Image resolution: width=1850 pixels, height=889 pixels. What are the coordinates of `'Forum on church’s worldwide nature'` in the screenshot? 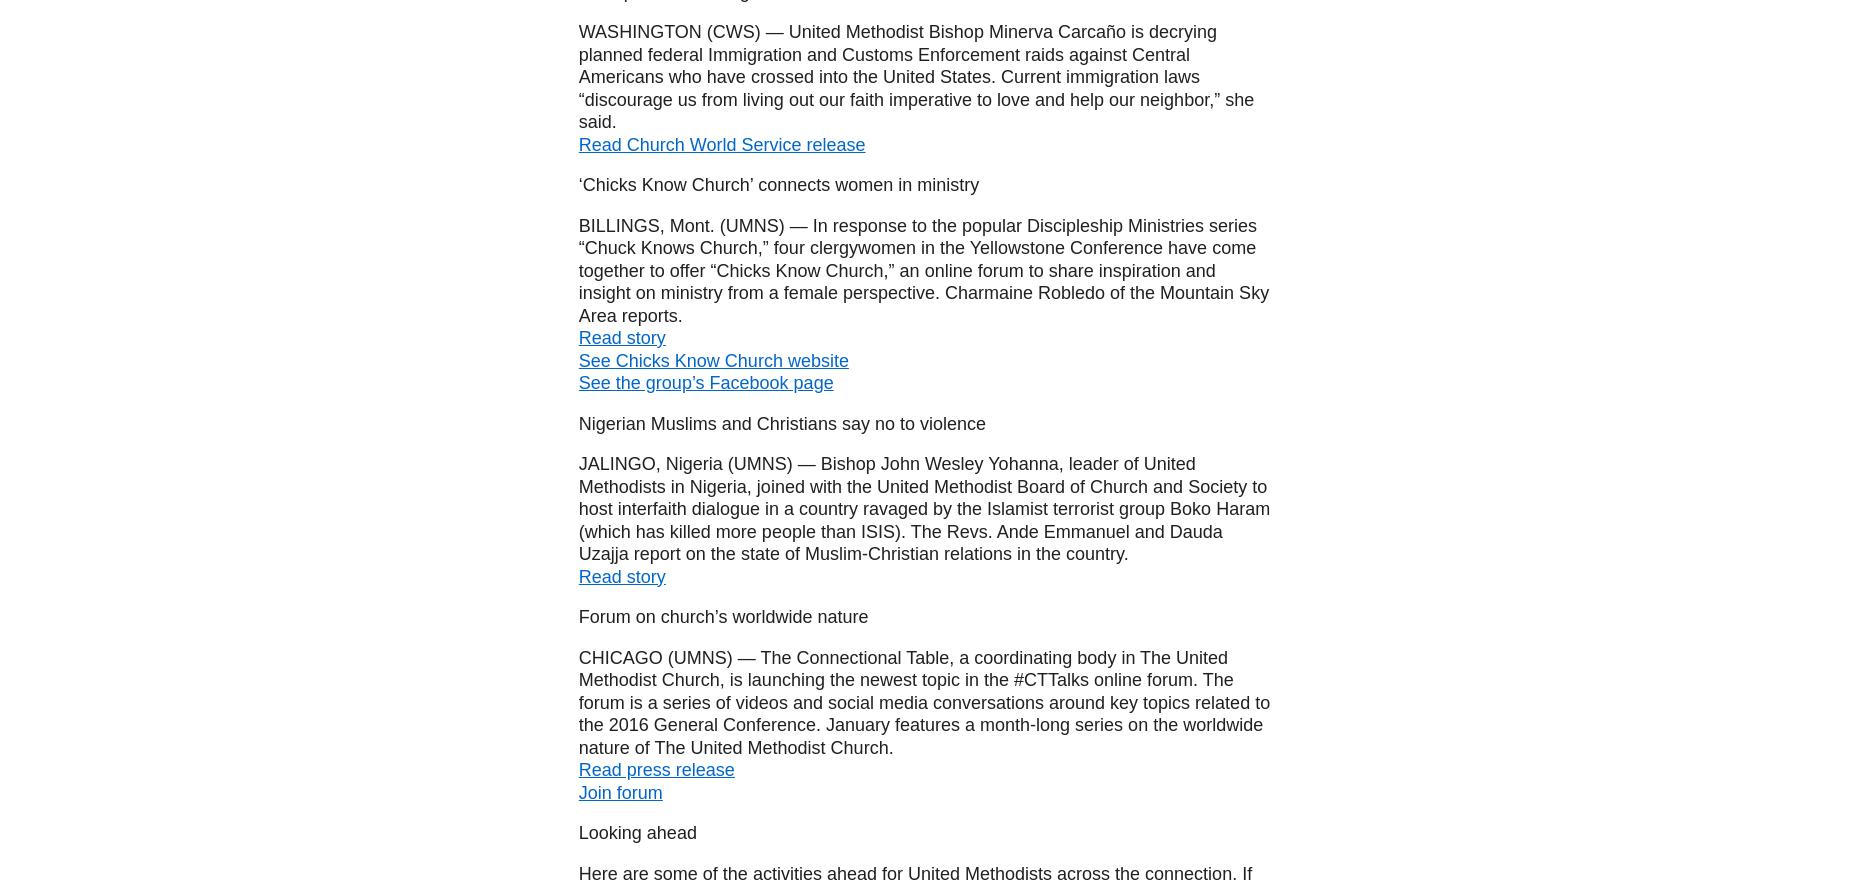 It's located at (722, 615).